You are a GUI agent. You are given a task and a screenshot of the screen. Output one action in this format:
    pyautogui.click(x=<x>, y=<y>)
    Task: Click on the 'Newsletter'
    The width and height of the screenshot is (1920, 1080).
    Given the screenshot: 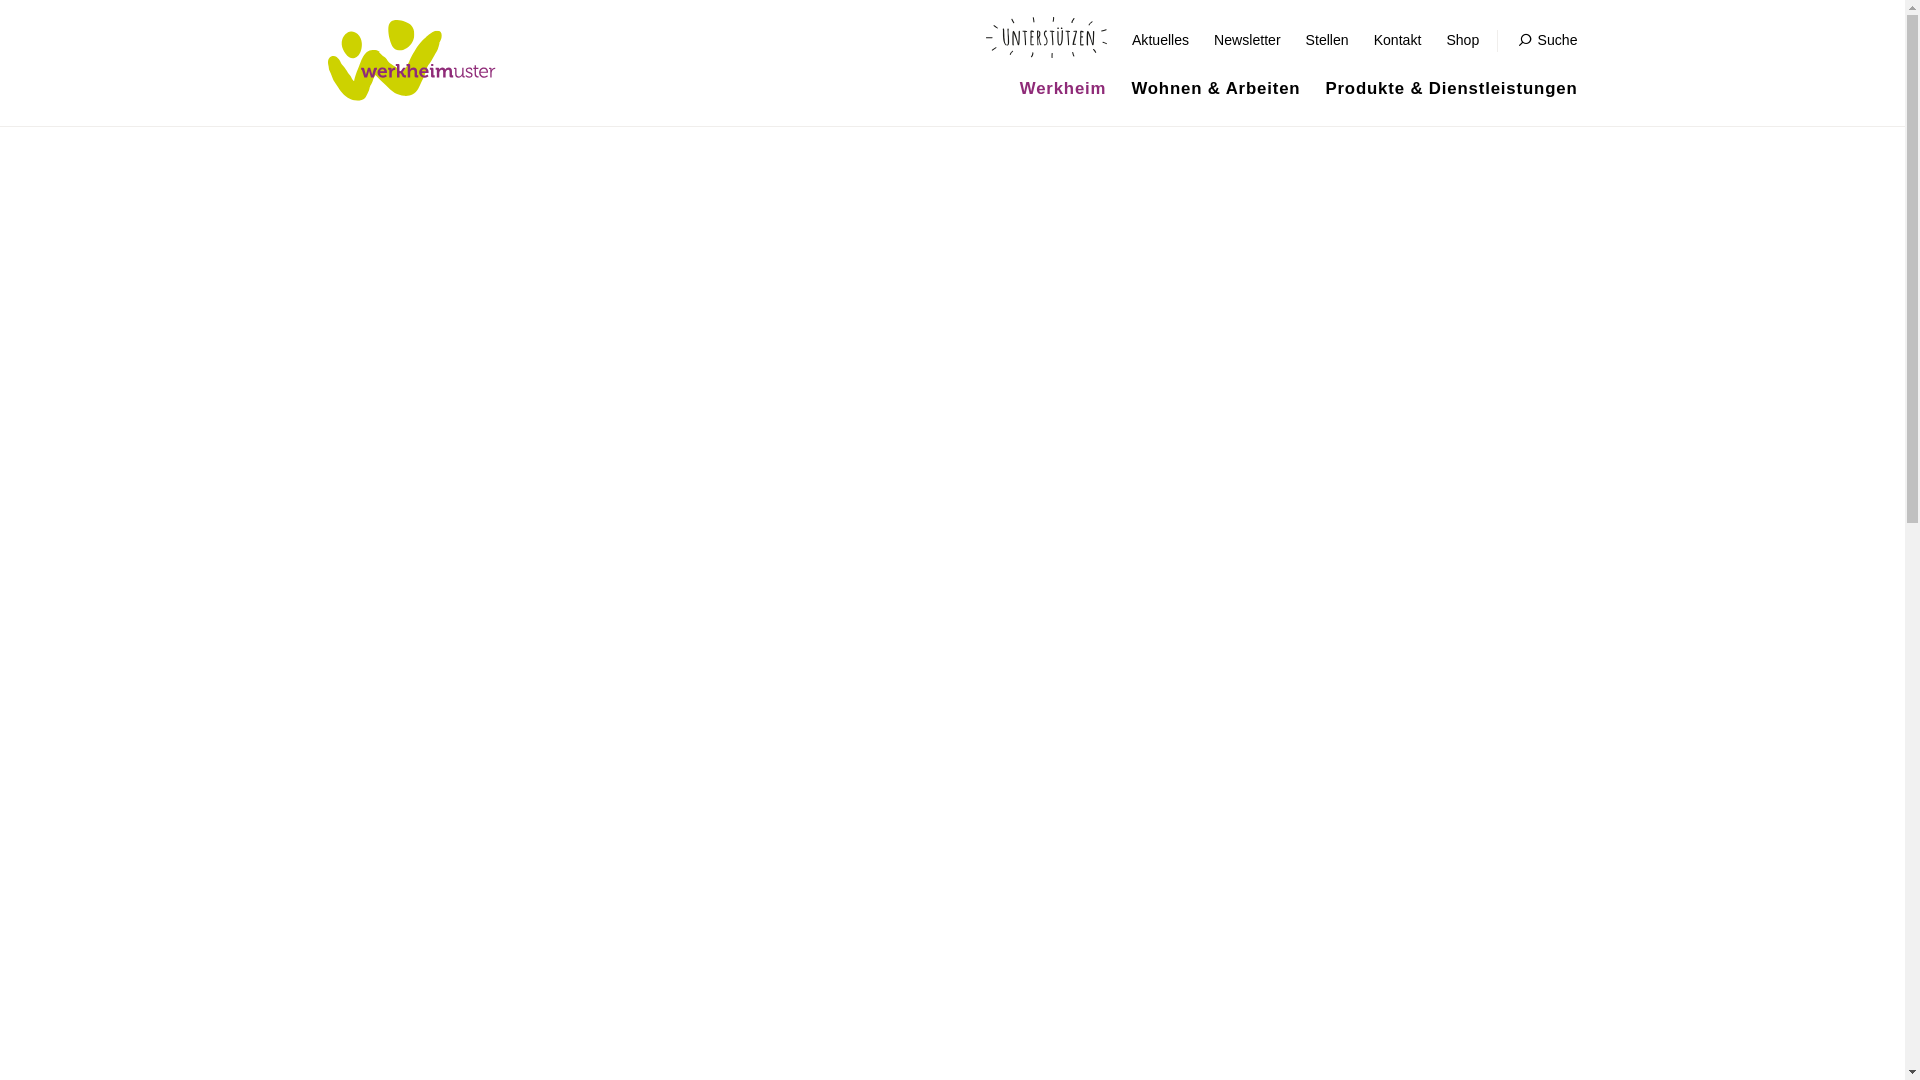 What is the action you would take?
    pyautogui.click(x=1246, y=40)
    